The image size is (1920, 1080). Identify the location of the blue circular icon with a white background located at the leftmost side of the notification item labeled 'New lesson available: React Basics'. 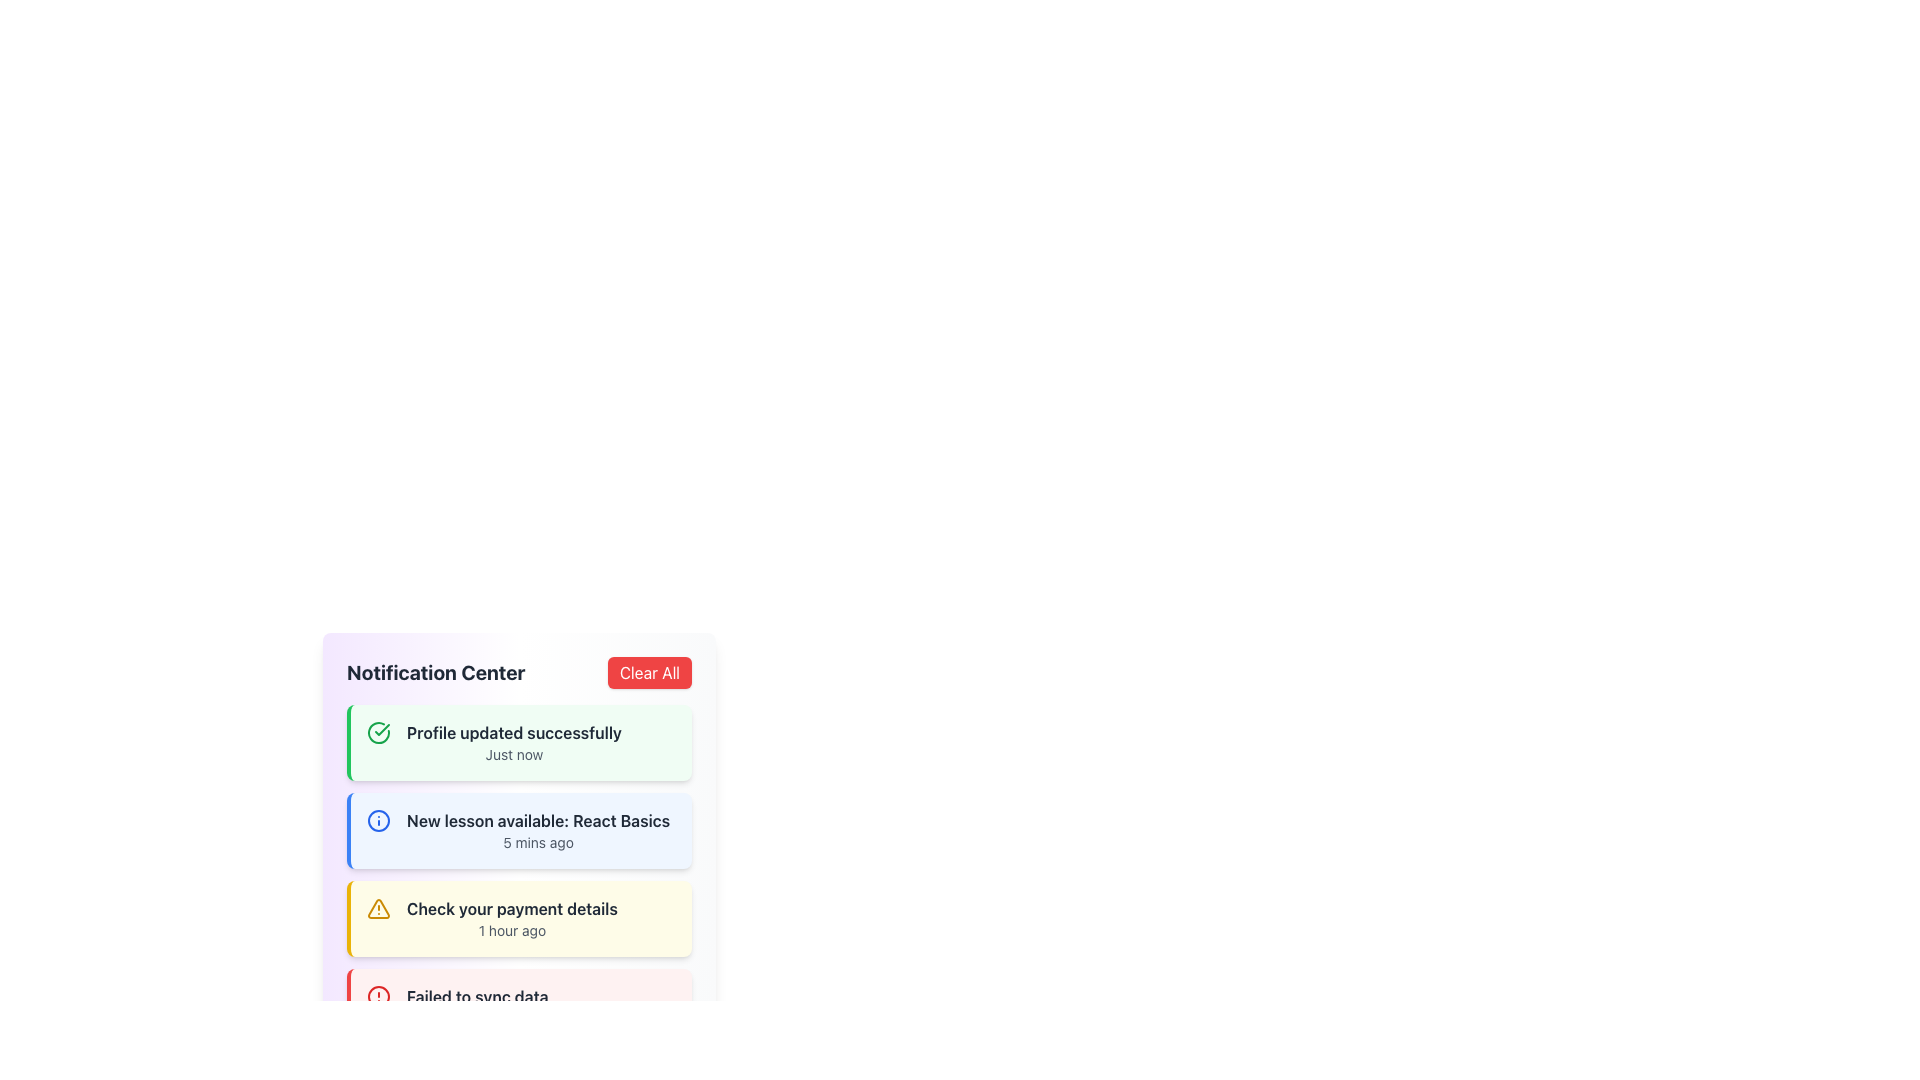
(379, 821).